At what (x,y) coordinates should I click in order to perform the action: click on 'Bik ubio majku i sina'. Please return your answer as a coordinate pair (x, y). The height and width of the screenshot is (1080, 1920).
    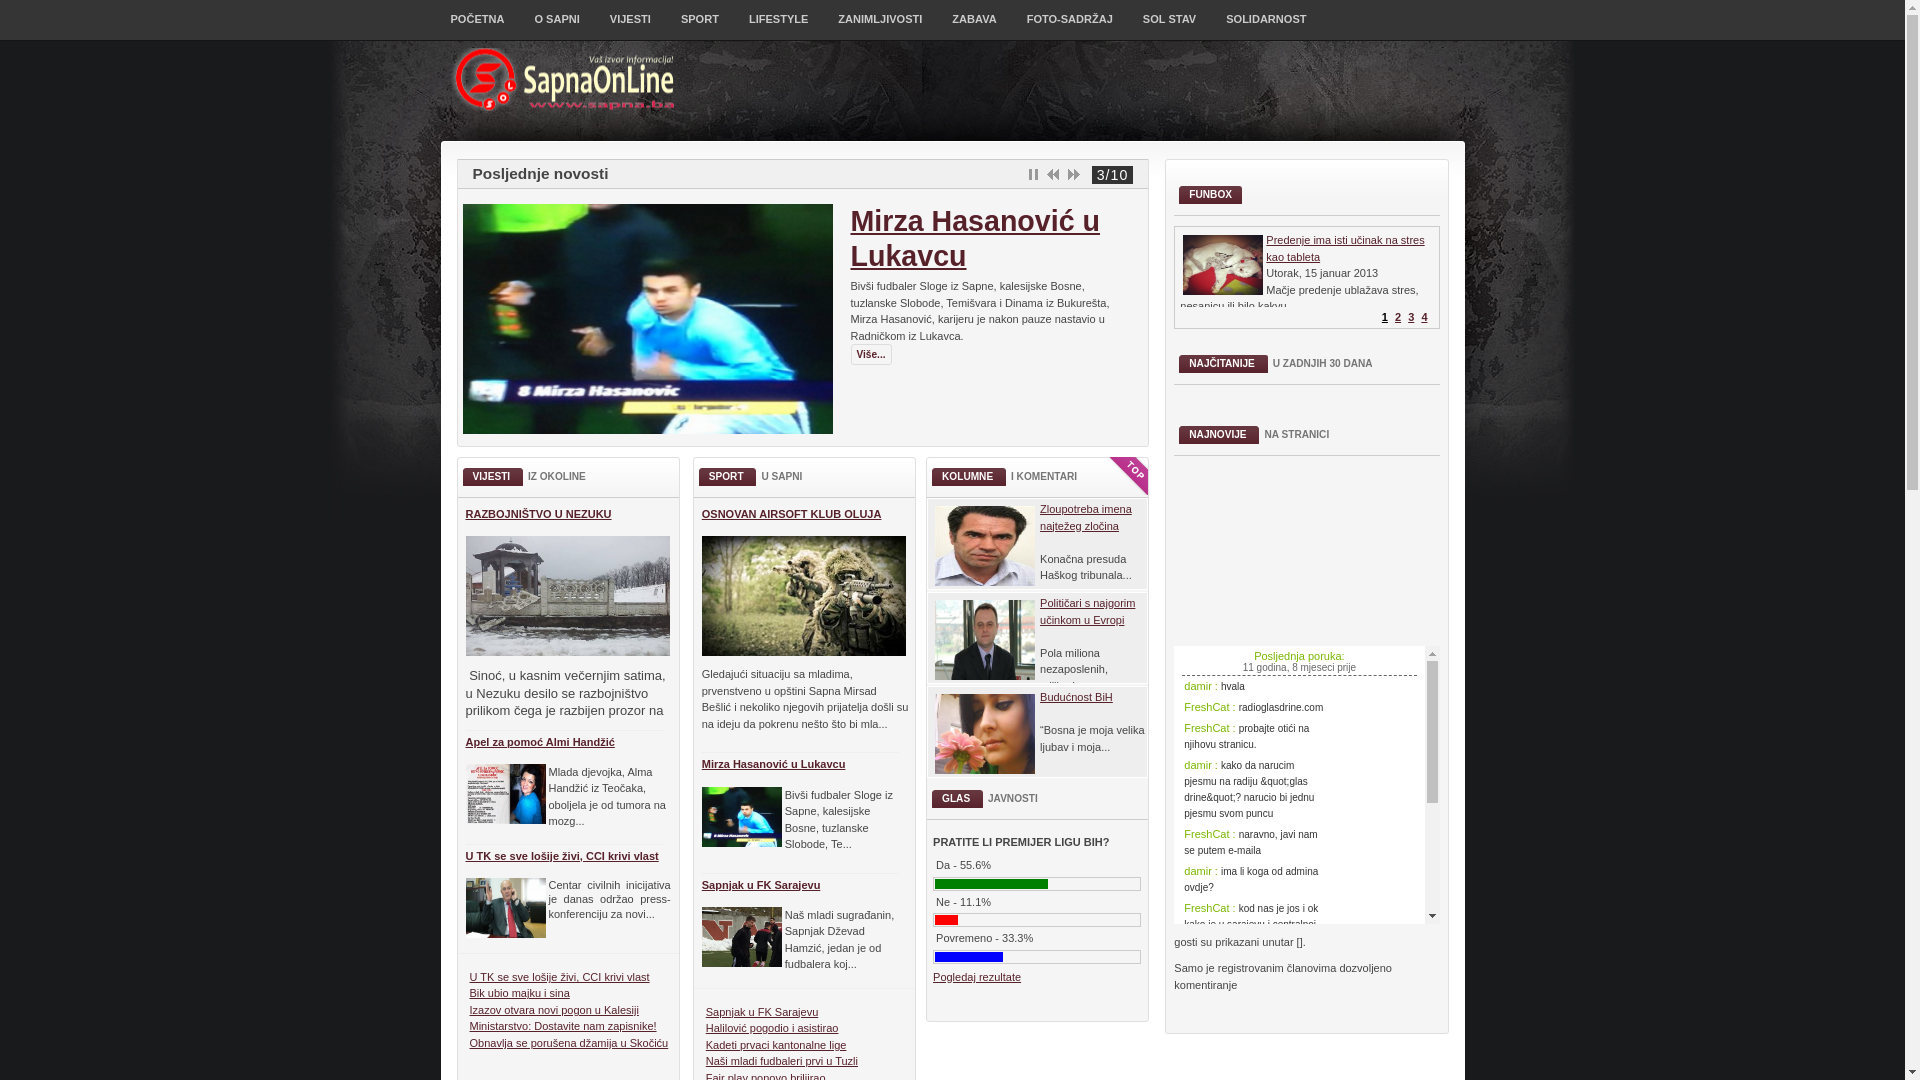
    Looking at the image, I should click on (519, 992).